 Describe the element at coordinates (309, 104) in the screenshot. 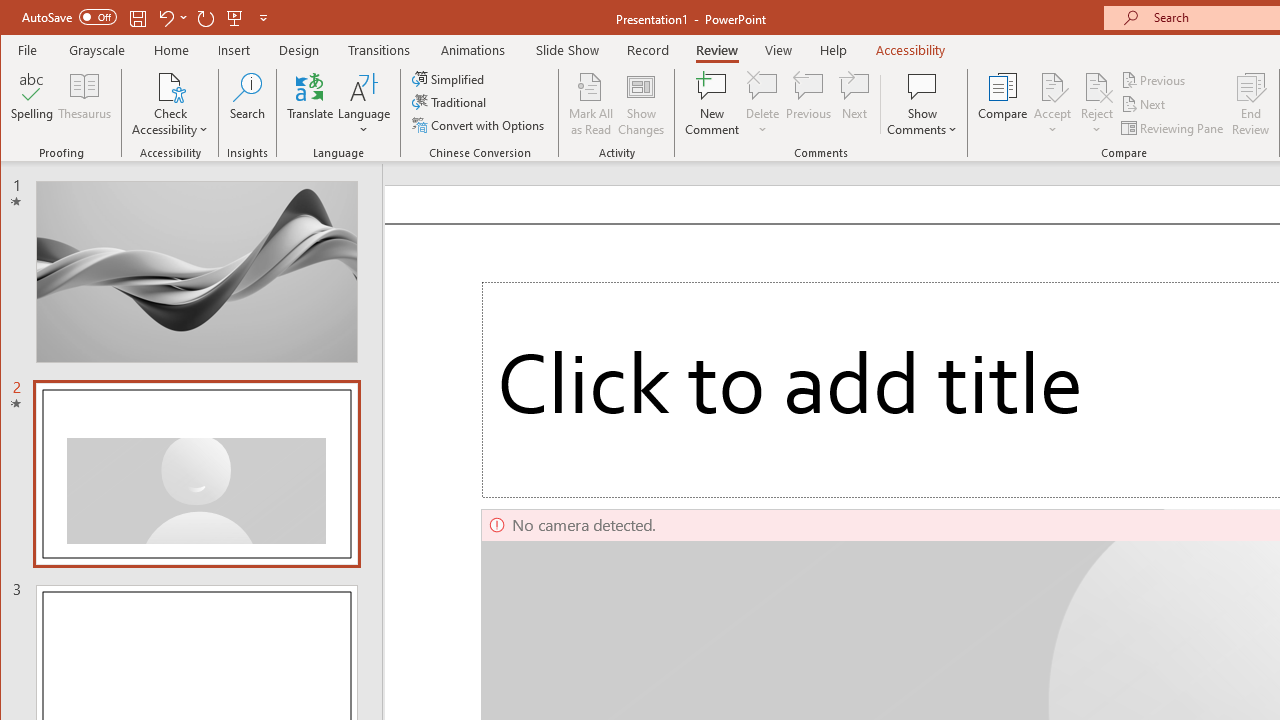

I see `'Translate'` at that location.